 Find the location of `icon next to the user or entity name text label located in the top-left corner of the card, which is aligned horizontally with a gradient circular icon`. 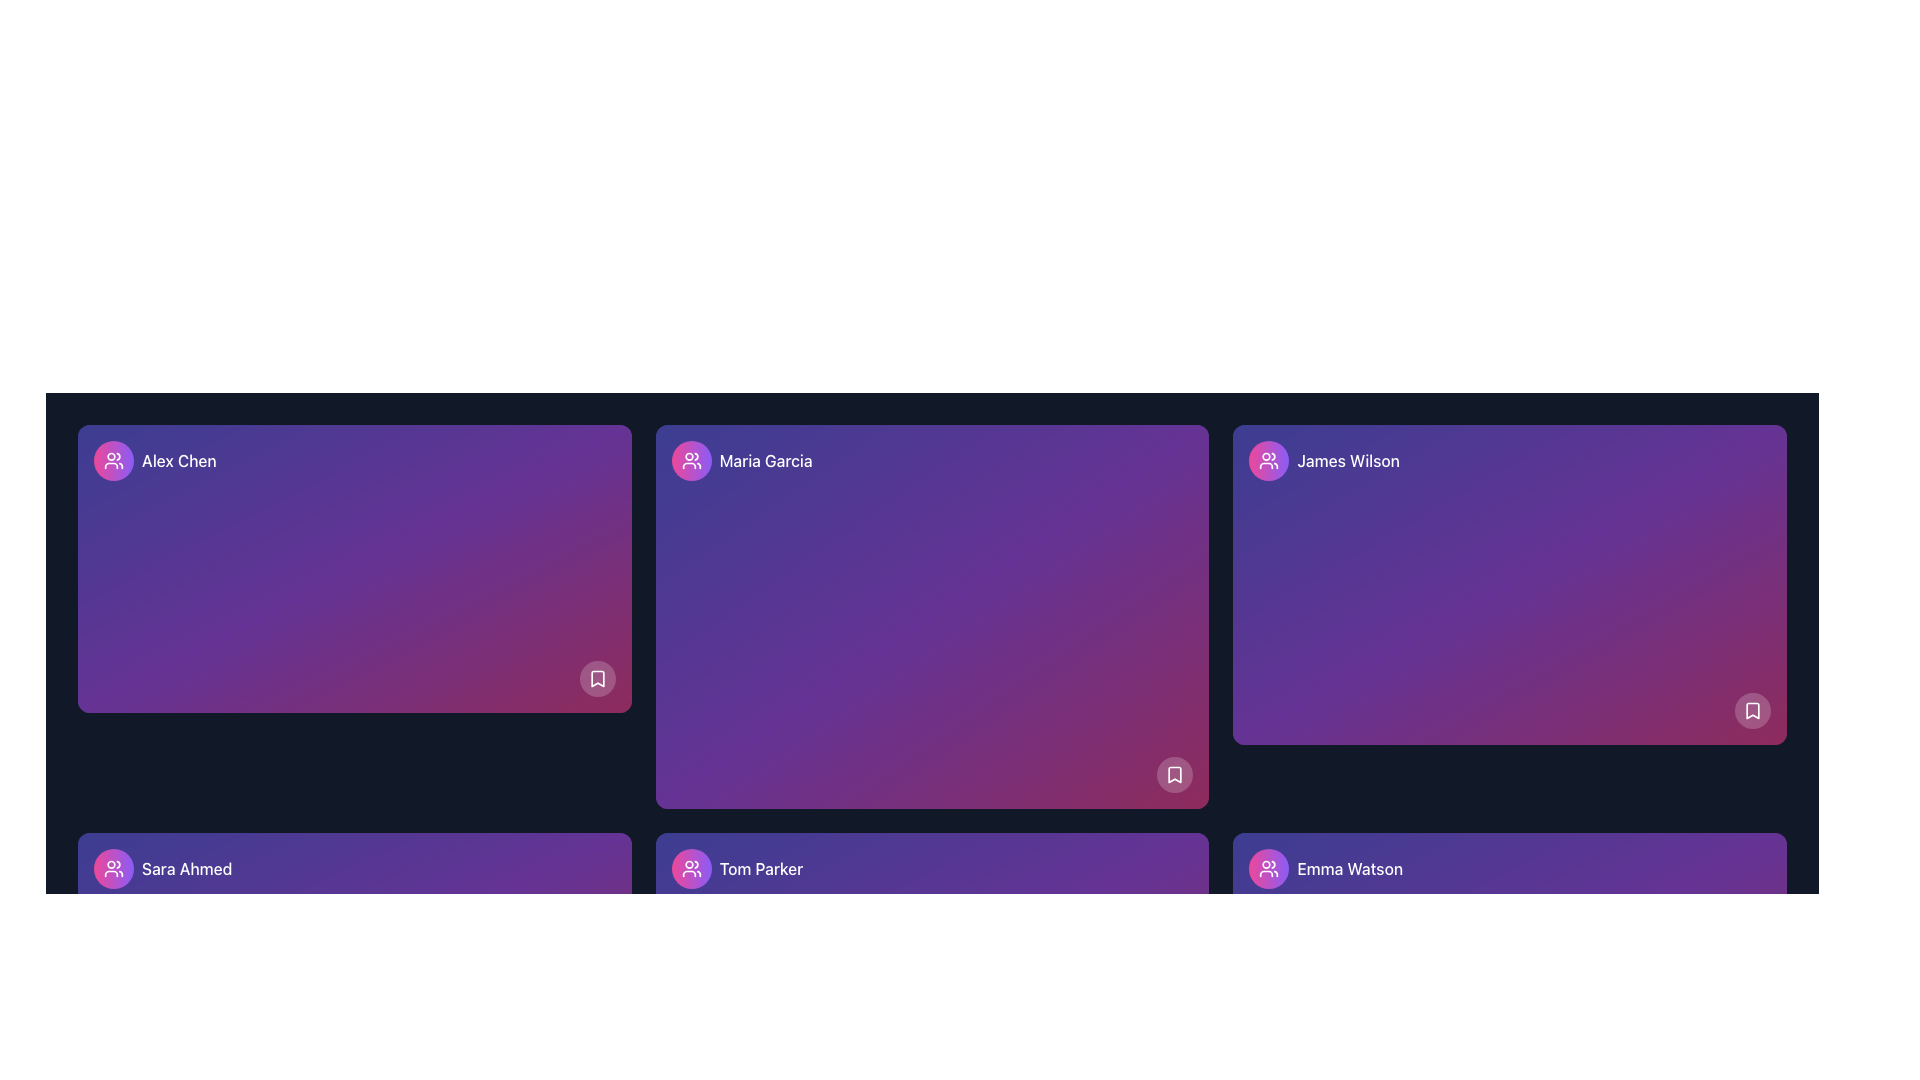

icon next to the user or entity name text label located in the top-left corner of the card, which is aligned horizontally with a gradient circular icon is located at coordinates (741, 461).